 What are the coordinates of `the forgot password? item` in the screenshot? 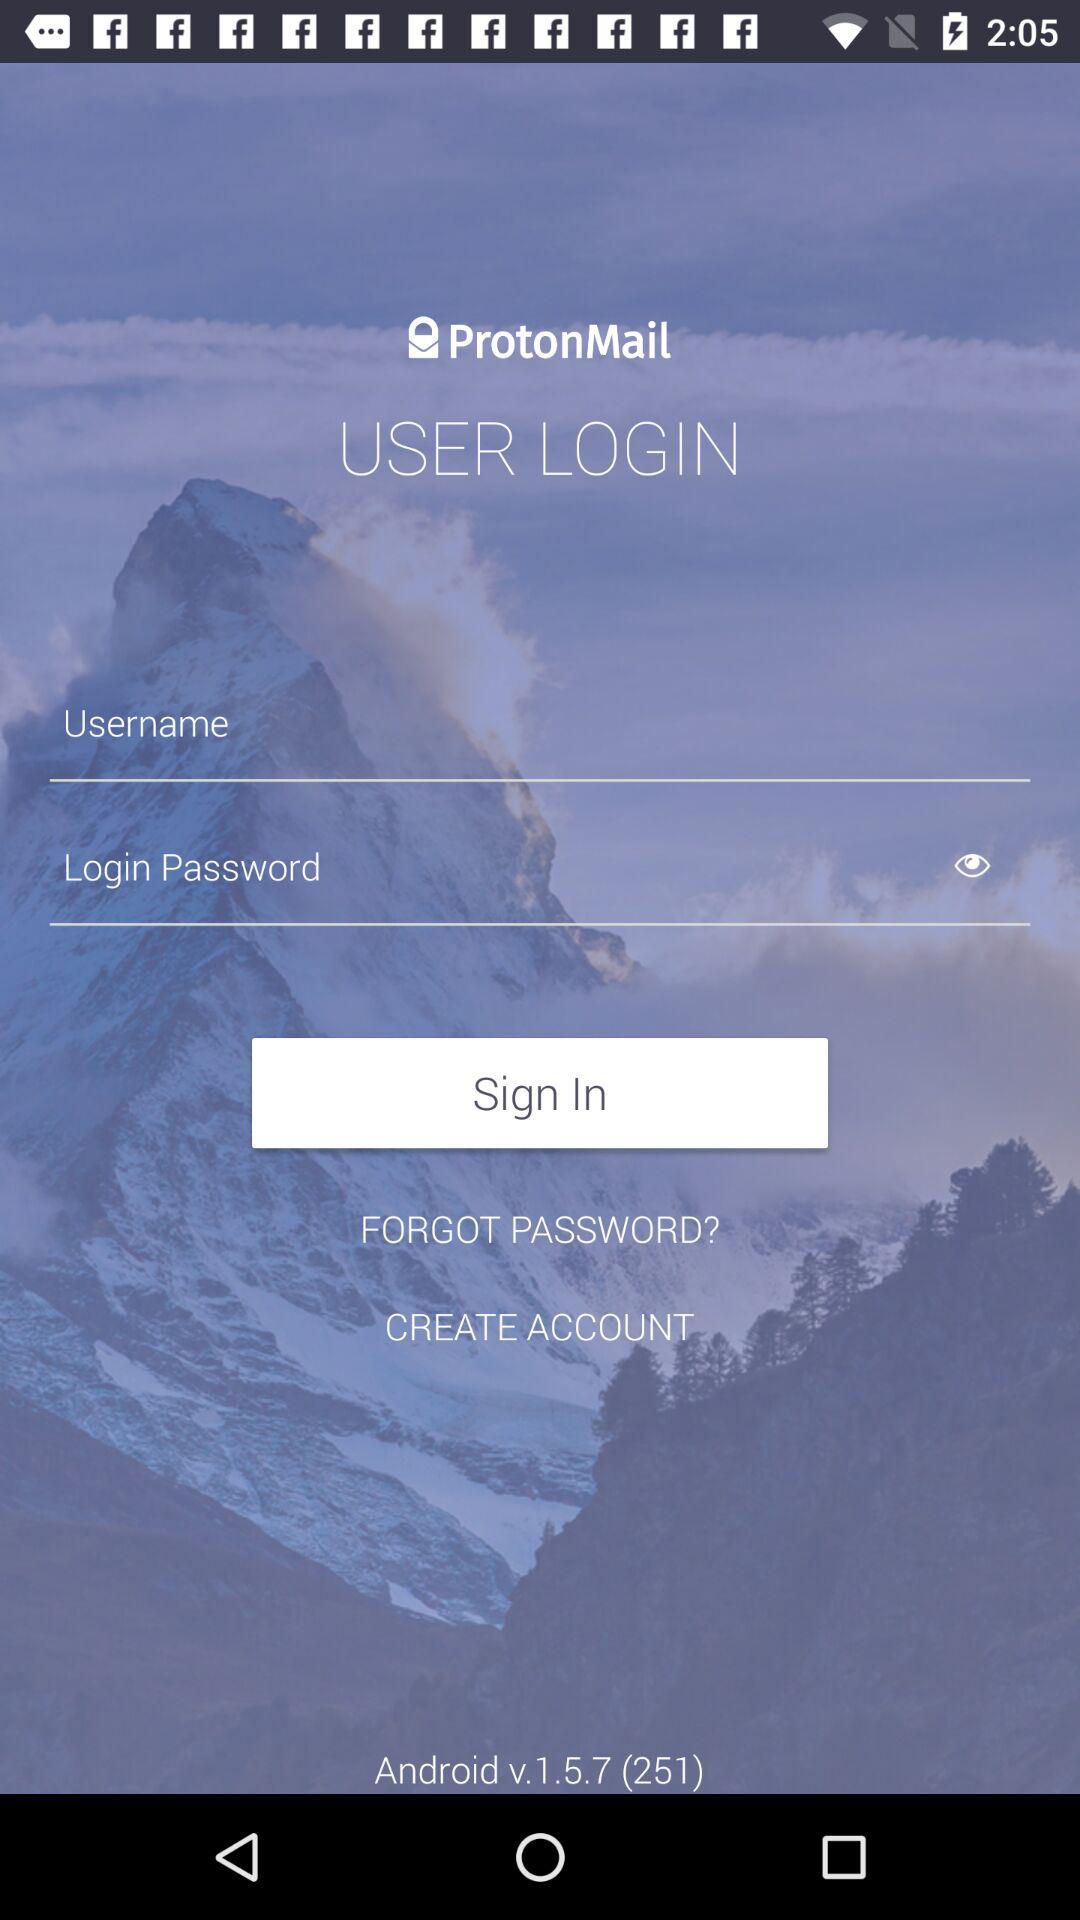 It's located at (540, 1227).